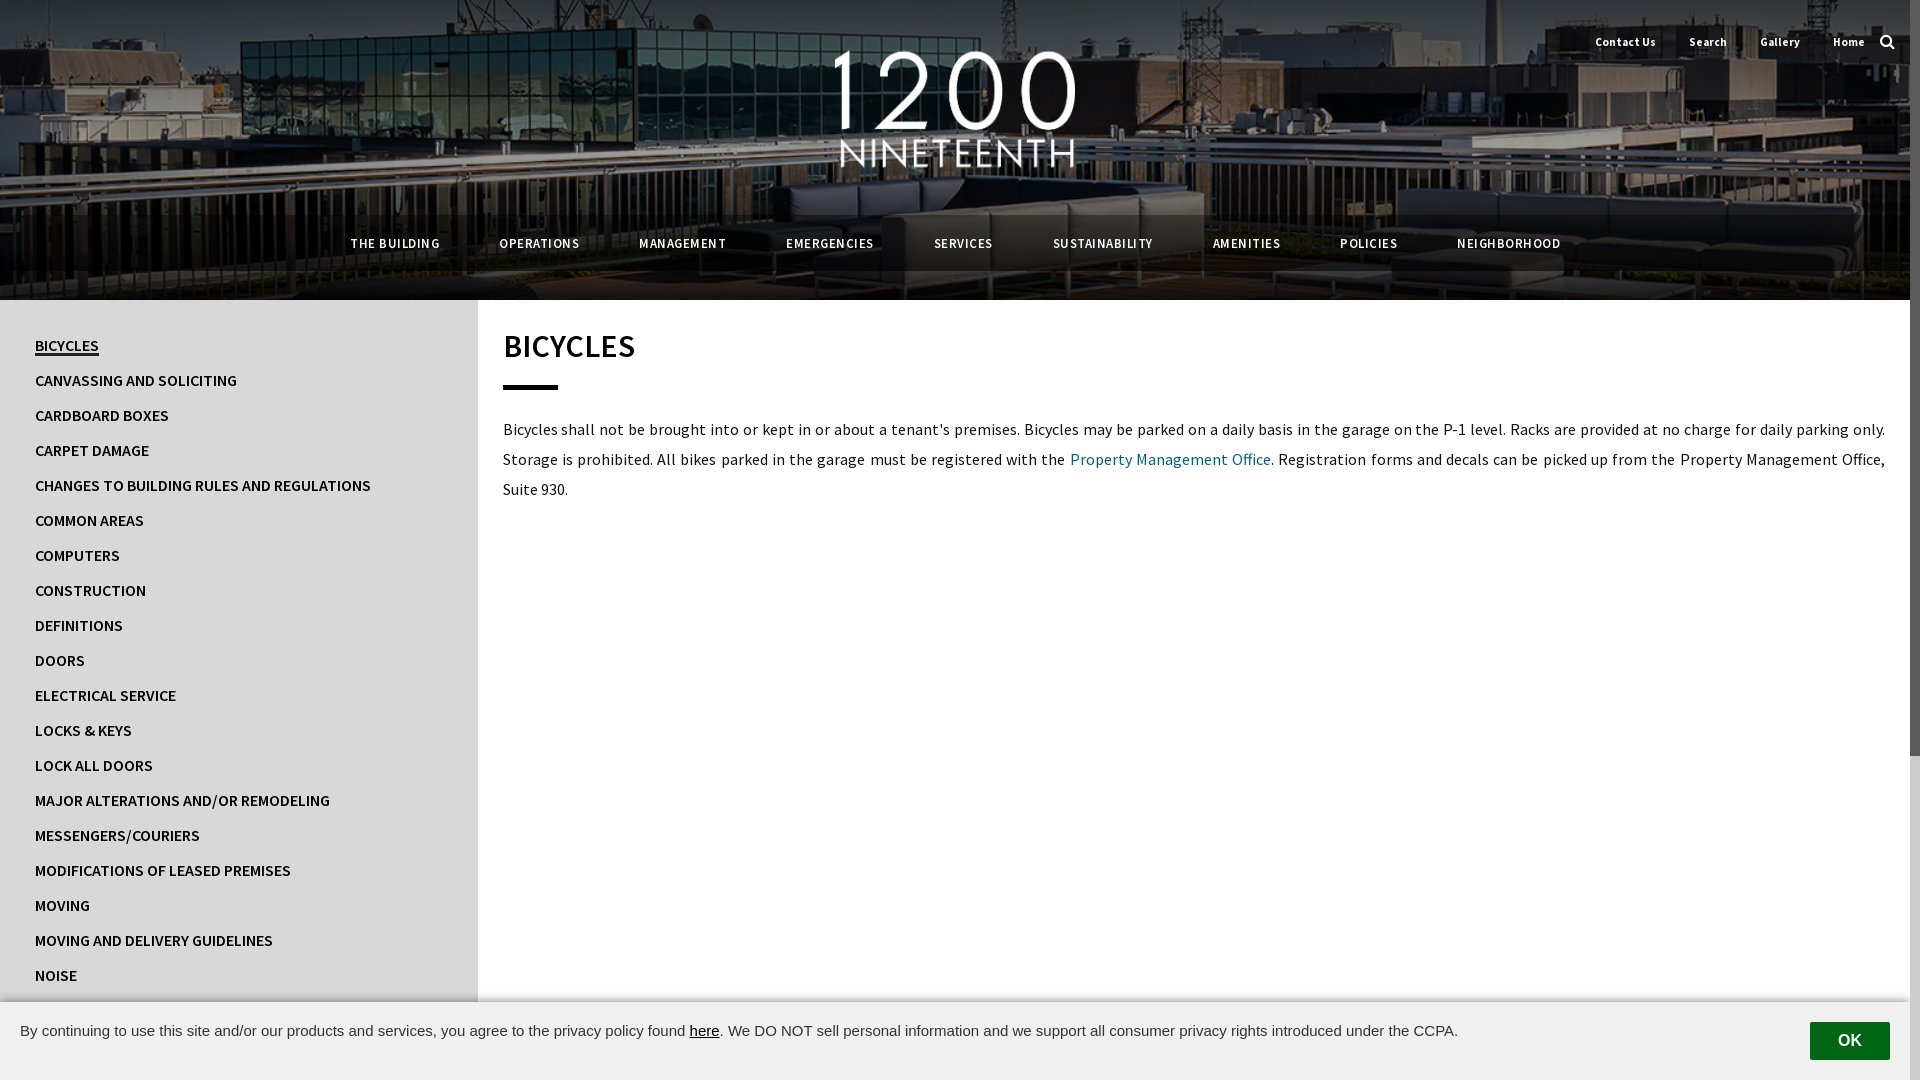 This screenshot has width=1920, height=1080. Describe the element at coordinates (239, 380) in the screenshot. I see `'CANVASSING AND SOLICITING'` at that location.